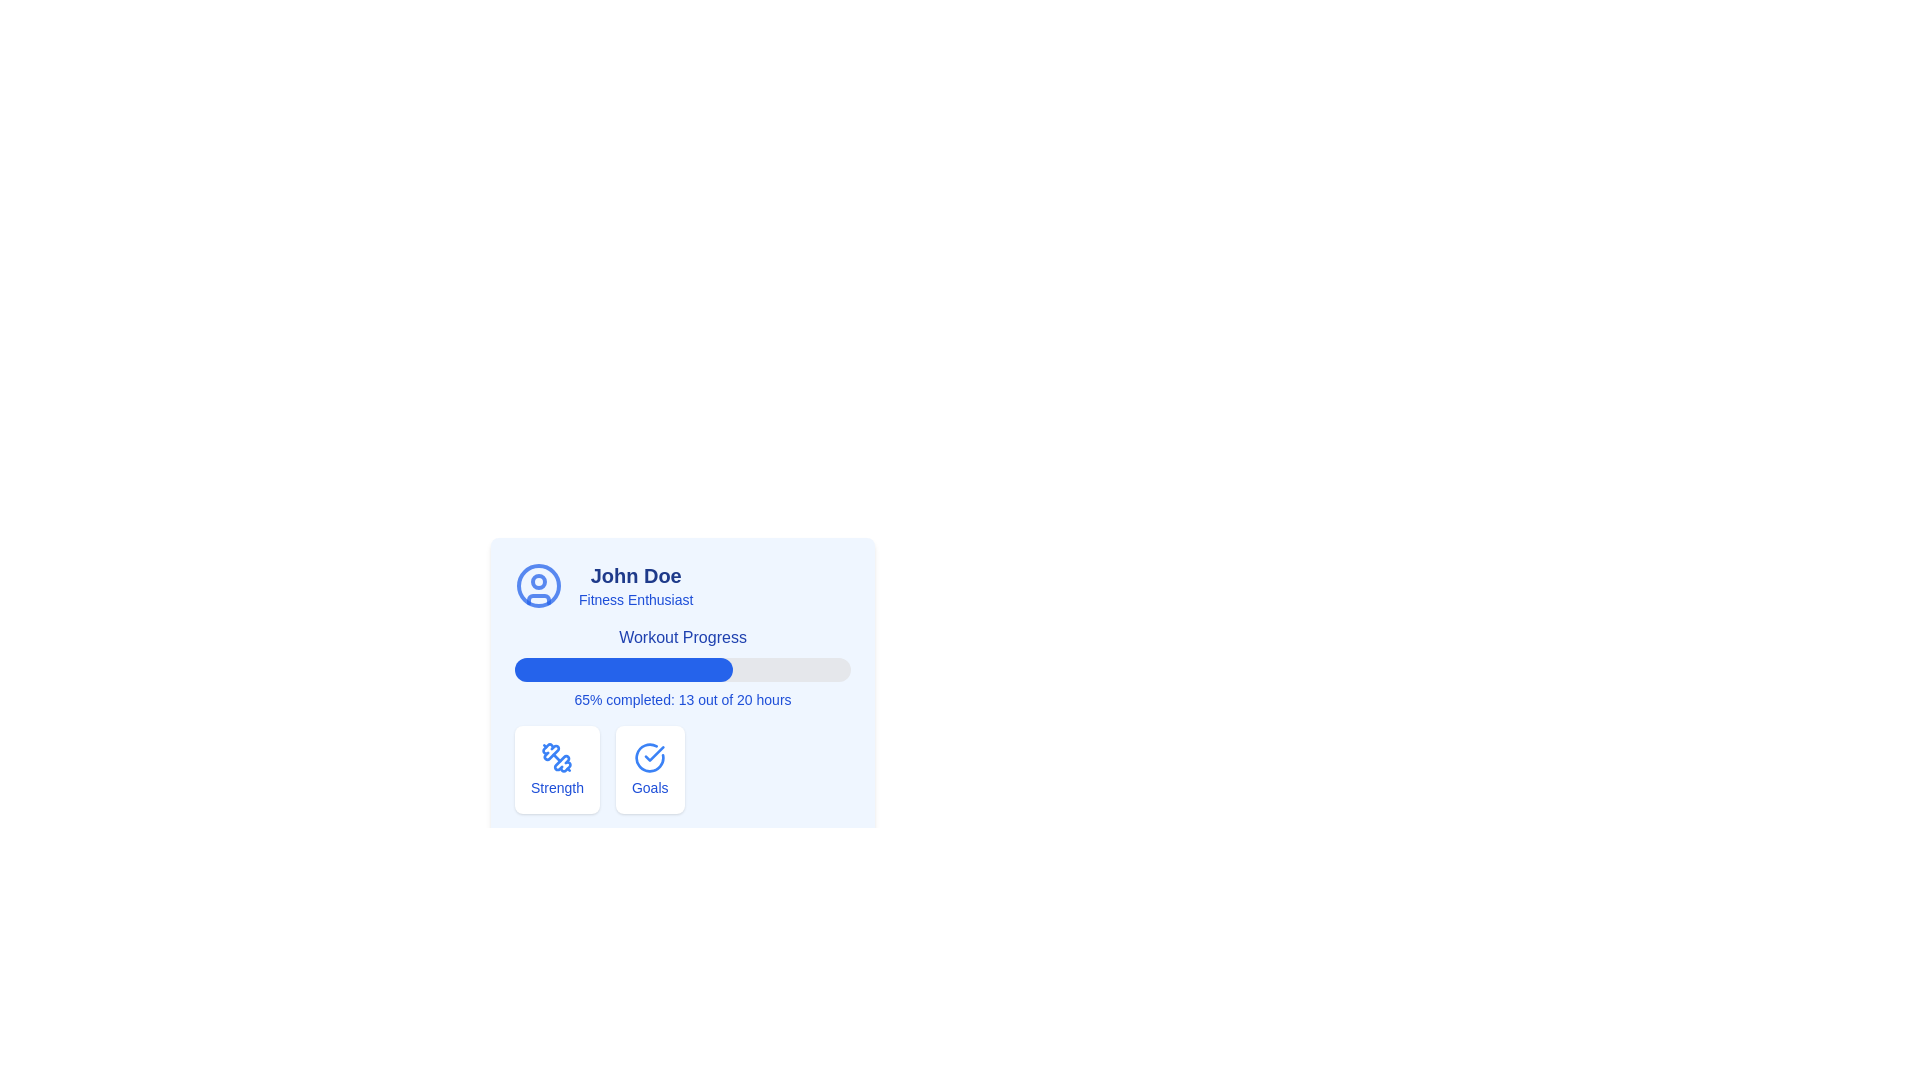  What do you see at coordinates (538, 582) in the screenshot?
I see `small circle element located within the user profile icon that represents the eye or face depiction, by performing a click action to trigger the DOM inspection` at bounding box center [538, 582].